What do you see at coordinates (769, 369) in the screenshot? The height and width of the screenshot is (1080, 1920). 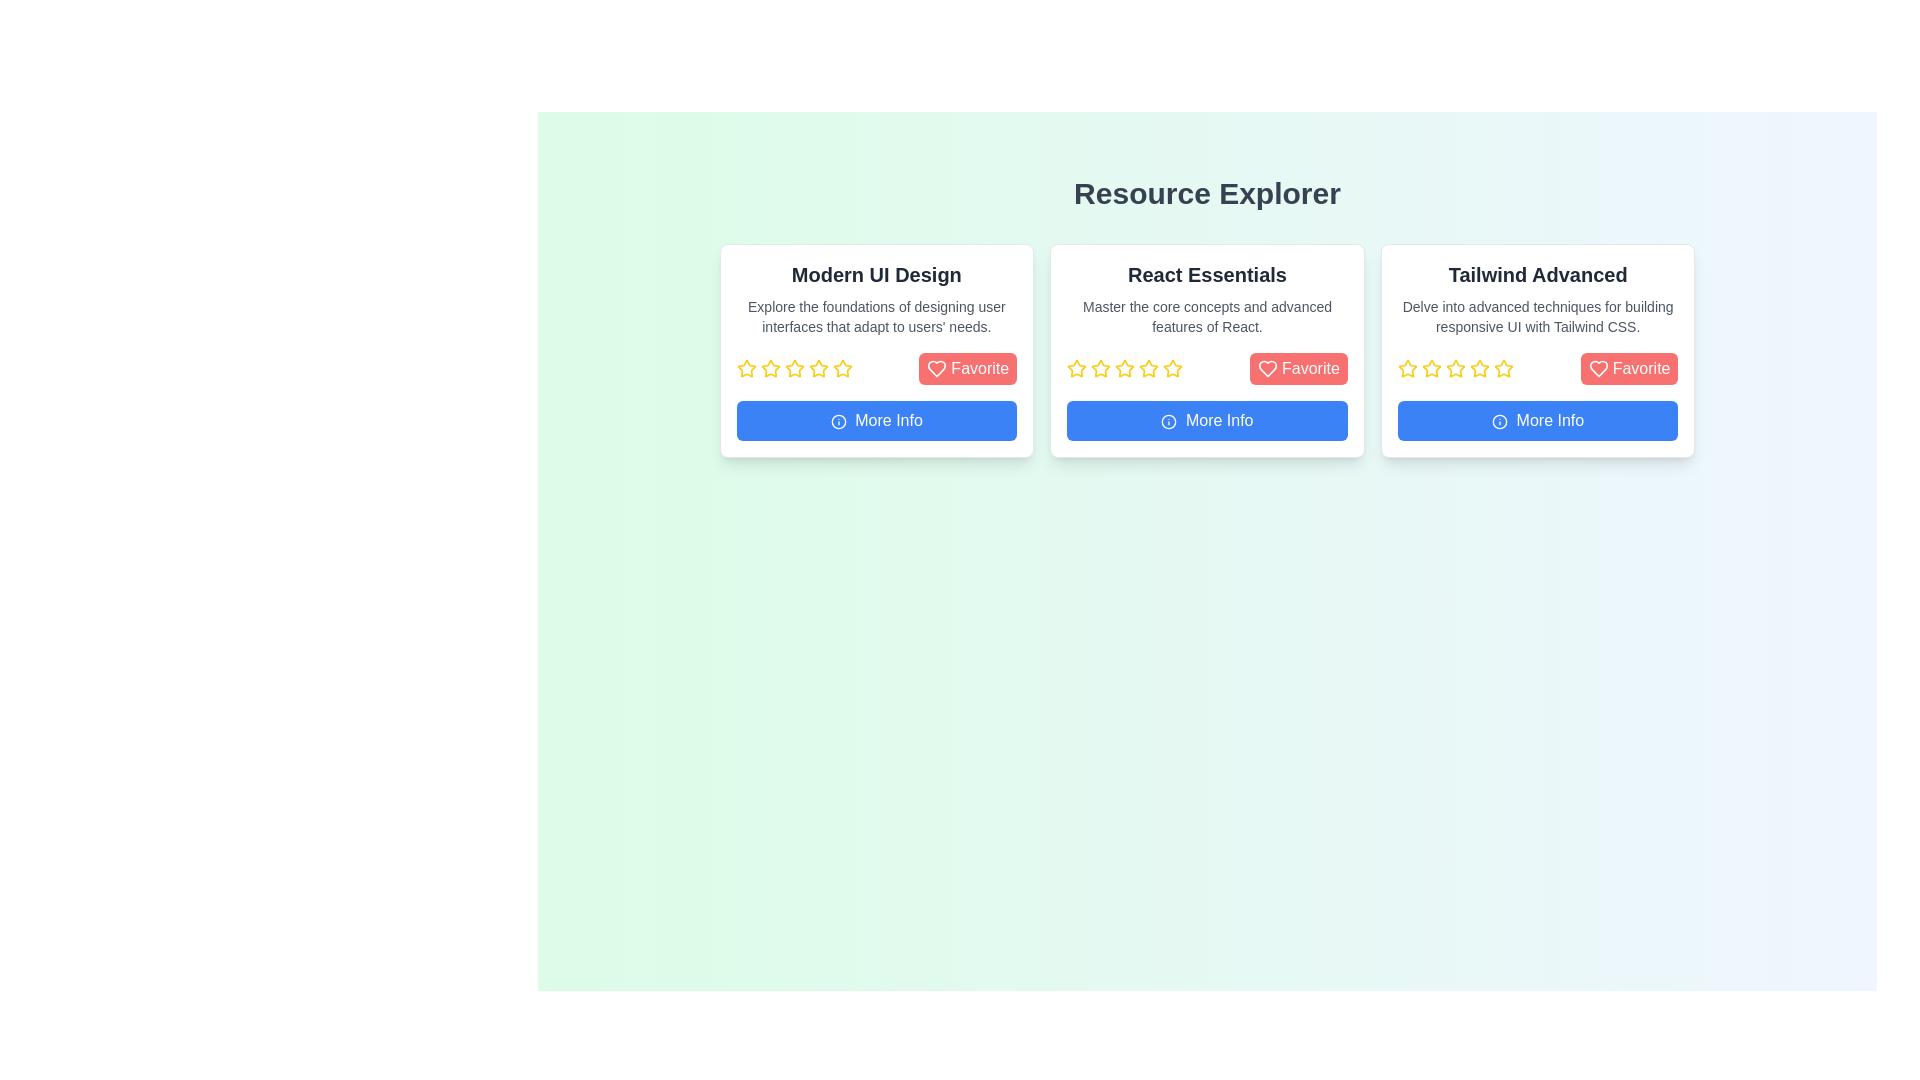 I see `the third star icon in the rating component under the 'Modern UI Design' card to rate the item` at bounding box center [769, 369].